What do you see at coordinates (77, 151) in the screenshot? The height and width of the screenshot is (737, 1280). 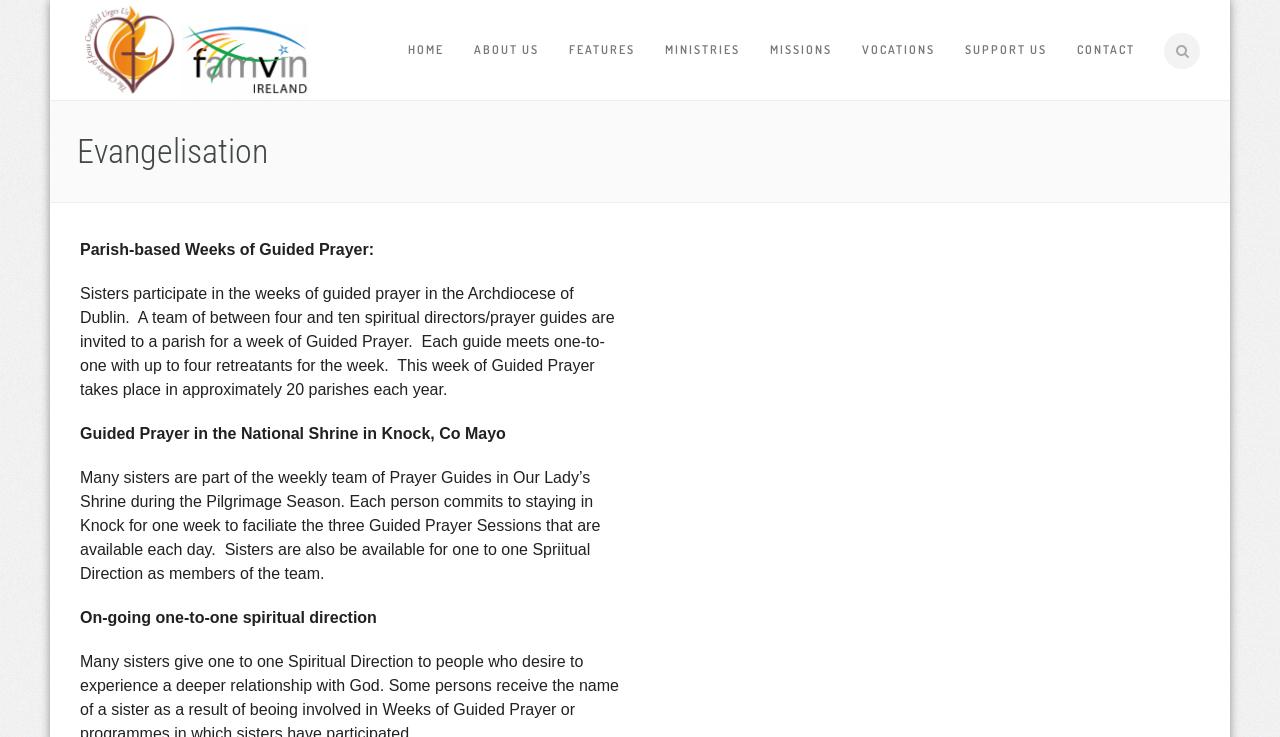 I see `'Evangelisation'` at bounding box center [77, 151].